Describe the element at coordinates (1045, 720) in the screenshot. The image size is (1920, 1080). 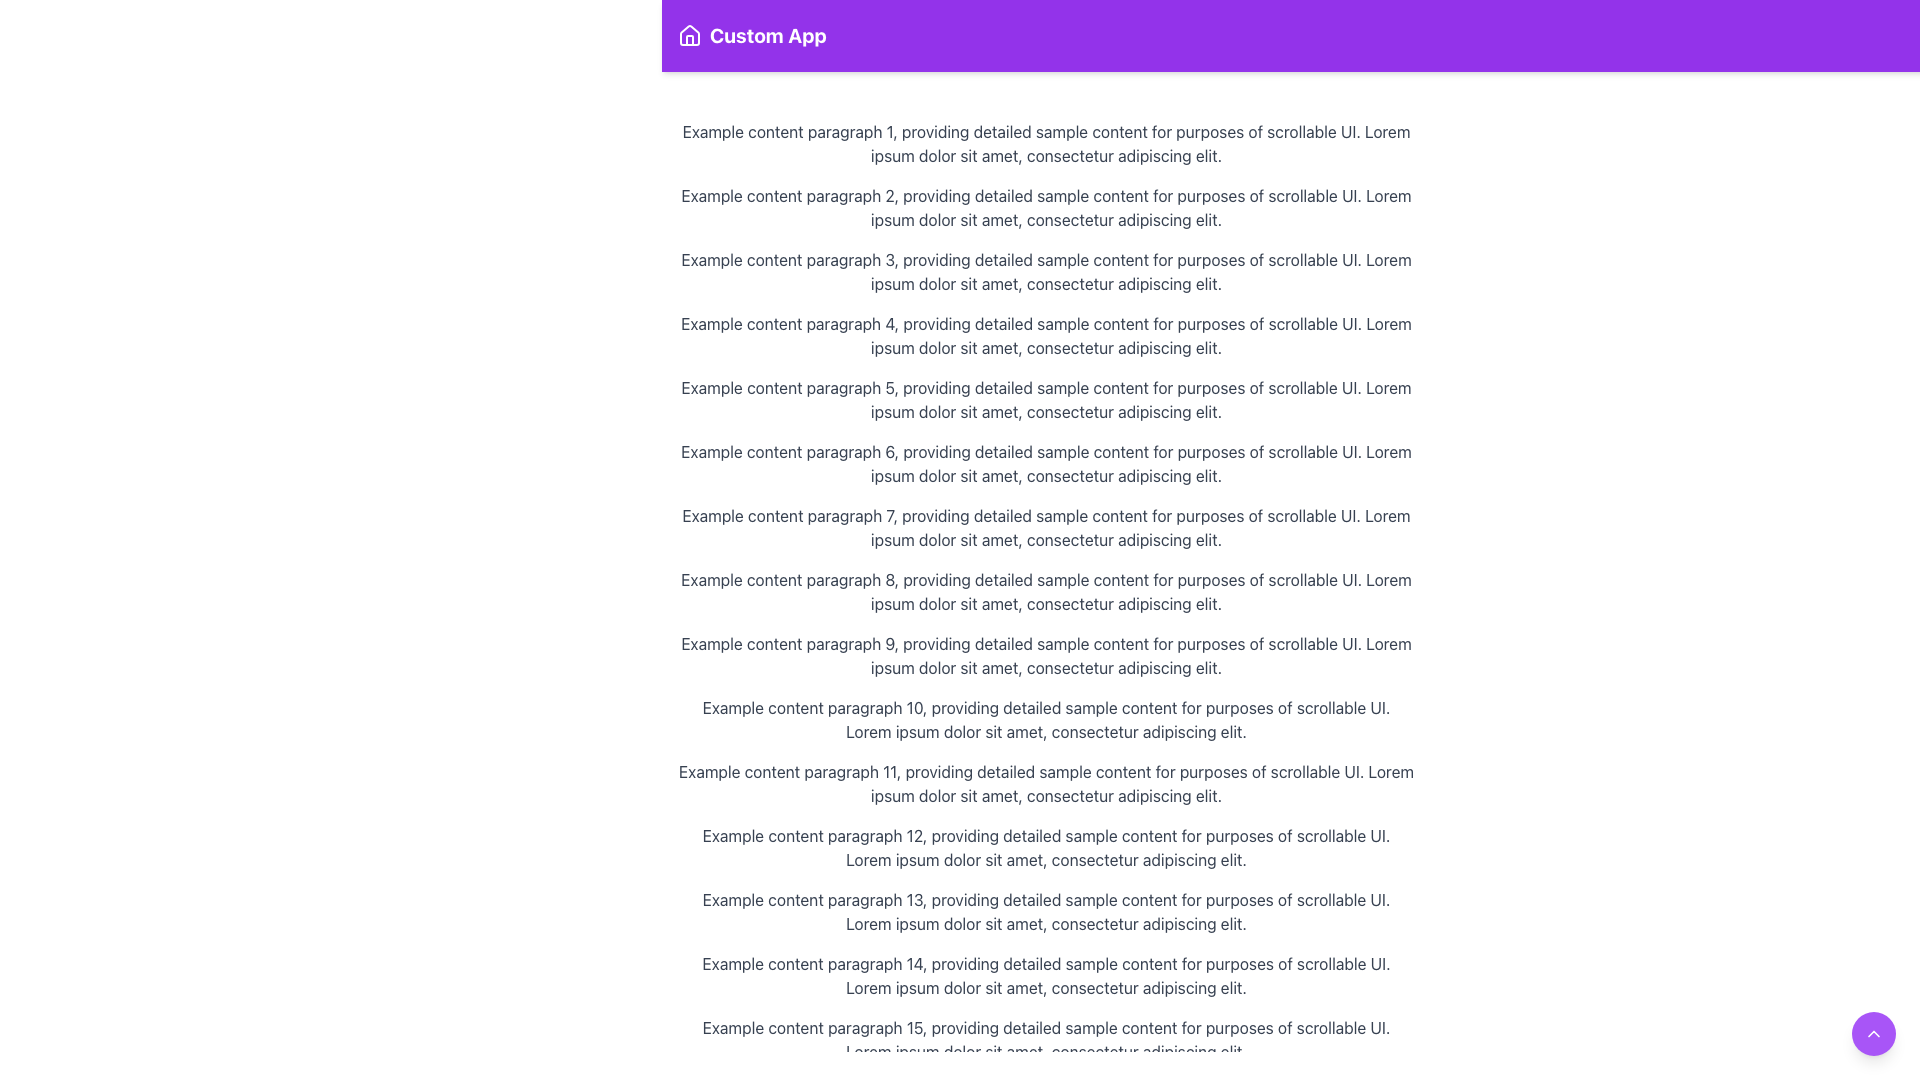
I see `the 10th paragraph text block in the scrollable list of content, which serves as a non-interactive text display` at that location.